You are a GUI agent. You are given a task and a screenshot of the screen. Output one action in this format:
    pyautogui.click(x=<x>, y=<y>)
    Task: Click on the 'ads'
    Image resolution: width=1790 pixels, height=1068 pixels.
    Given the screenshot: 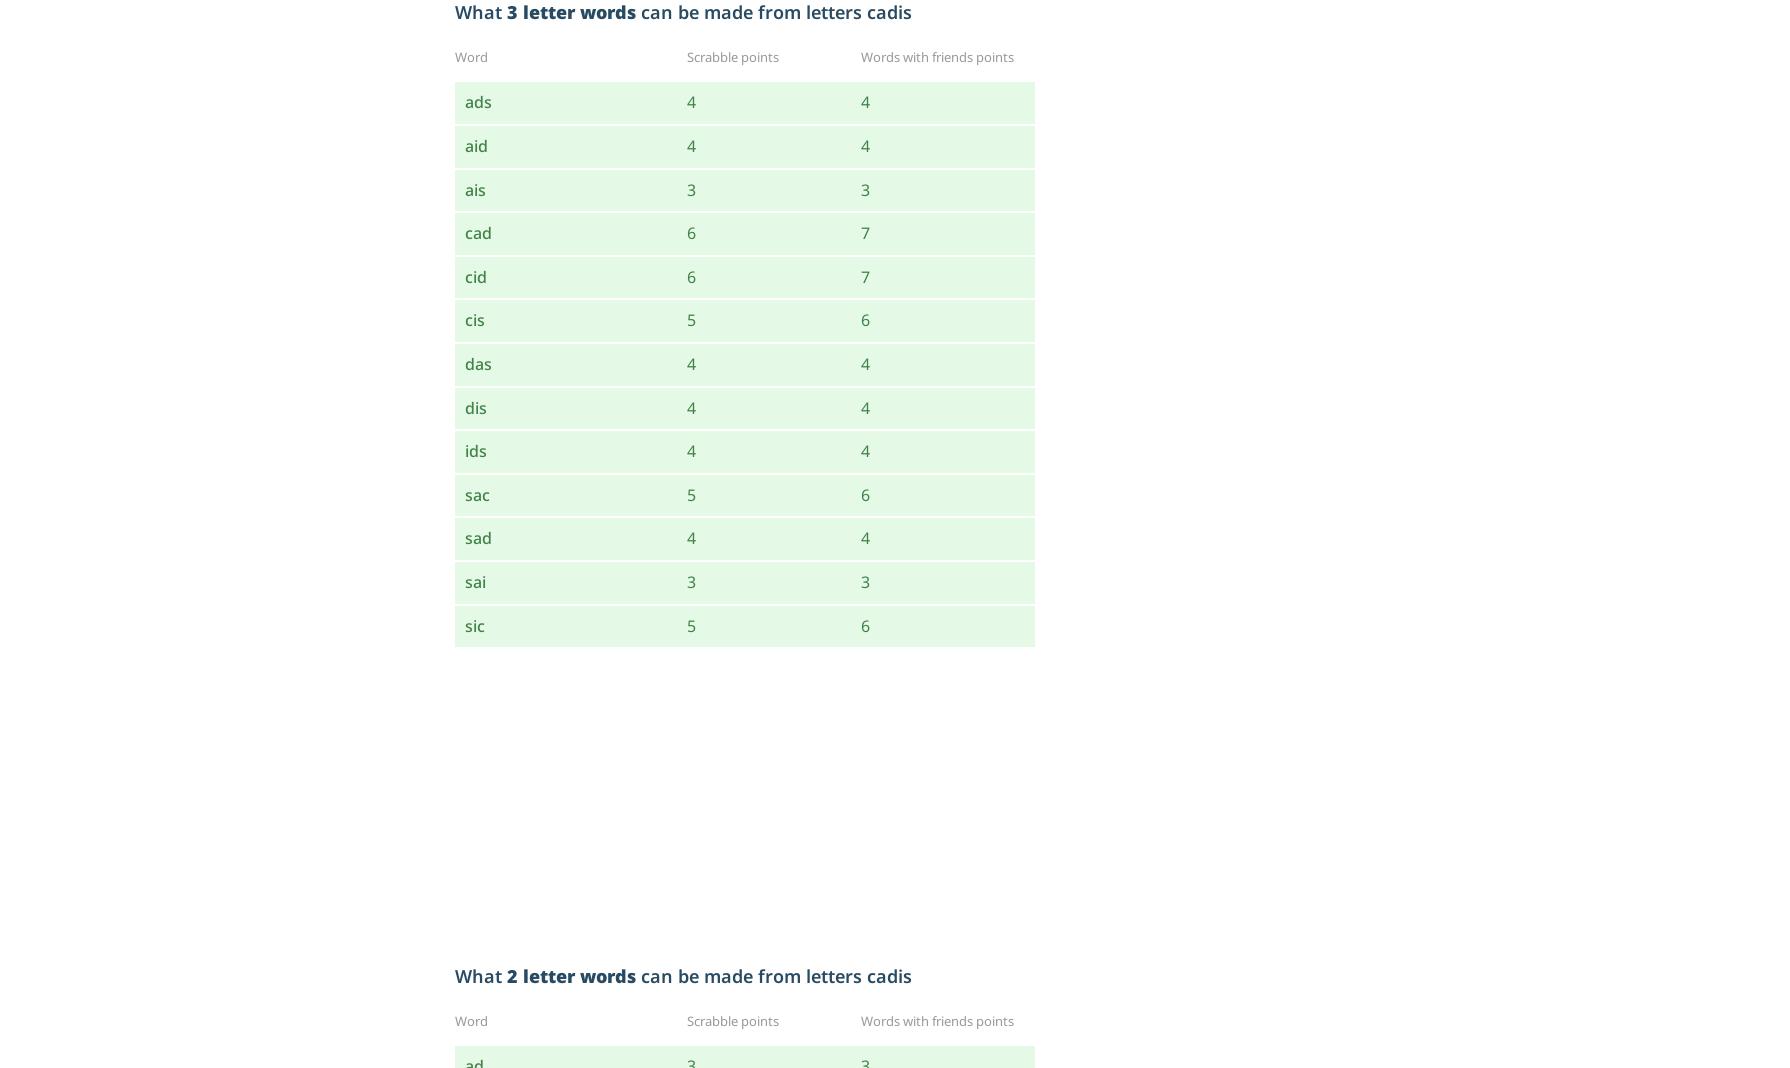 What is the action you would take?
    pyautogui.click(x=477, y=100)
    